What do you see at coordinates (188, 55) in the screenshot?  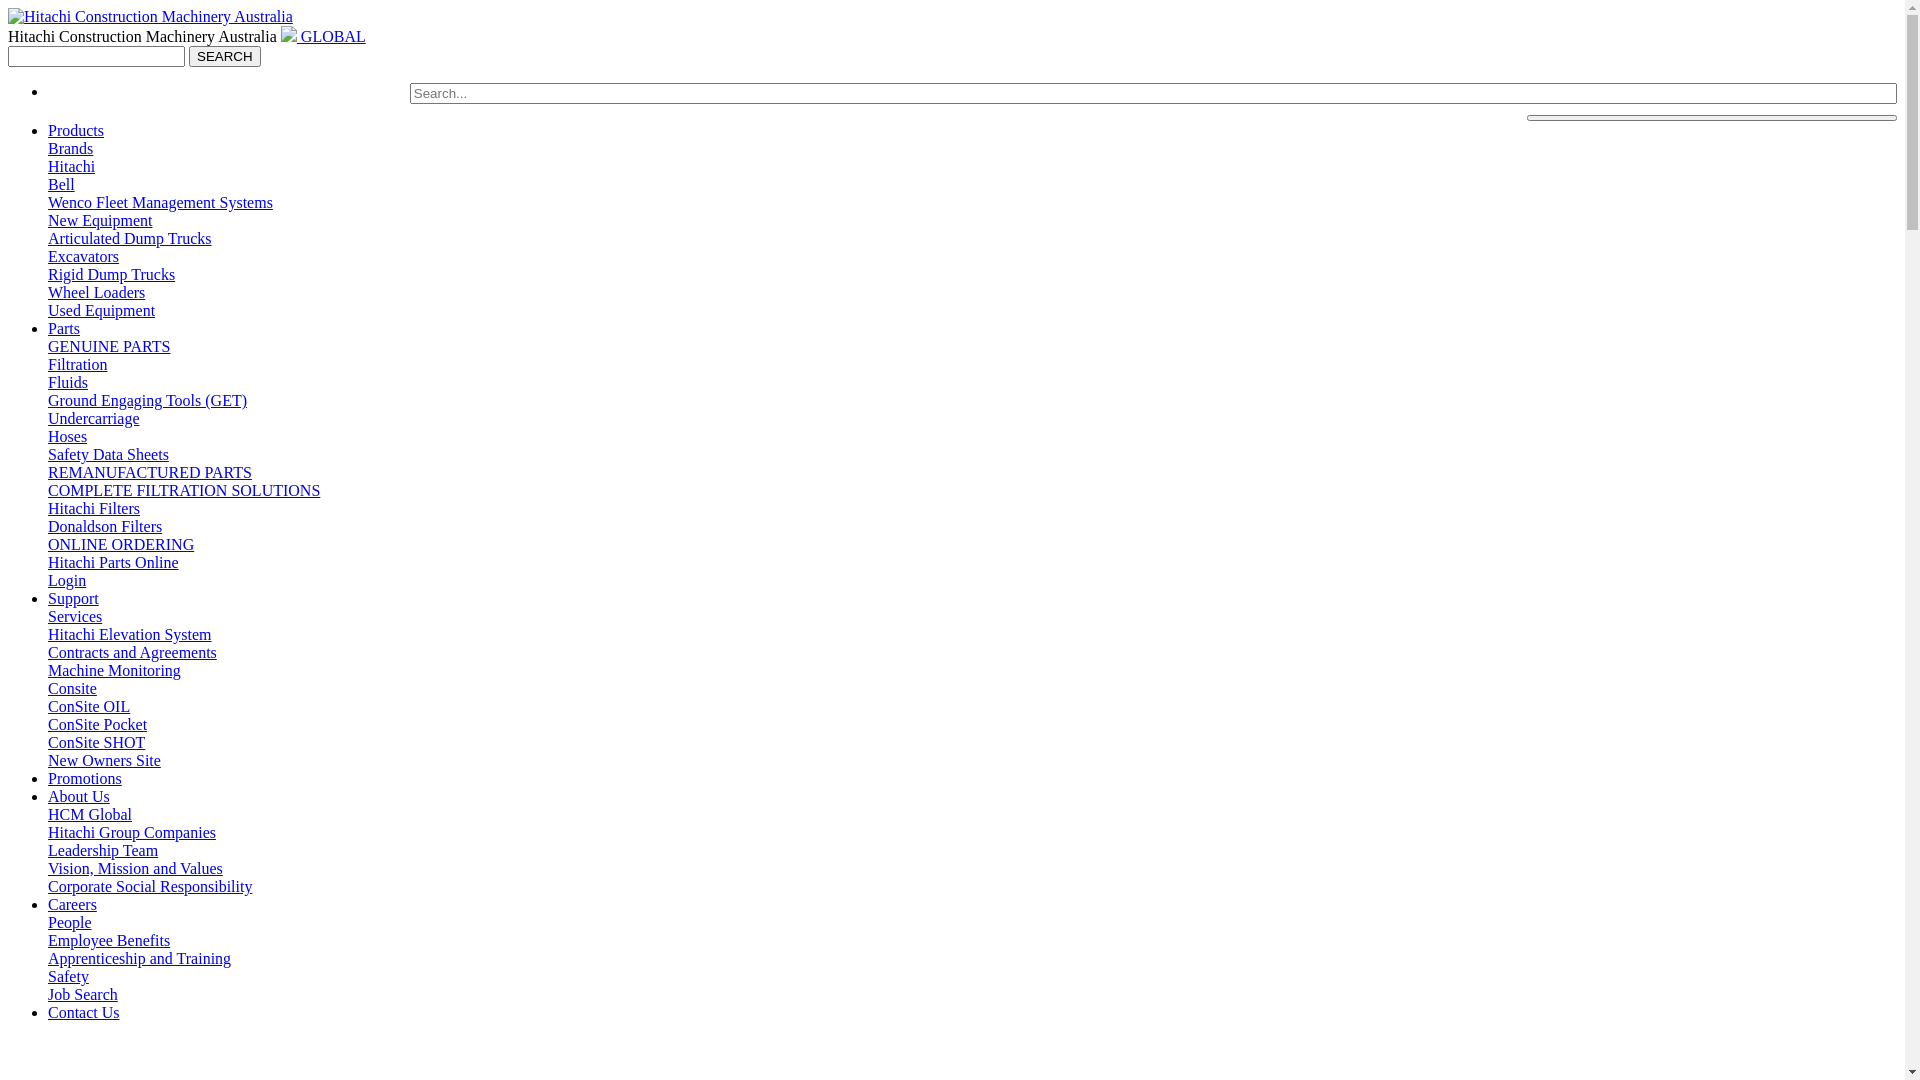 I see `'SEARCH'` at bounding box center [188, 55].